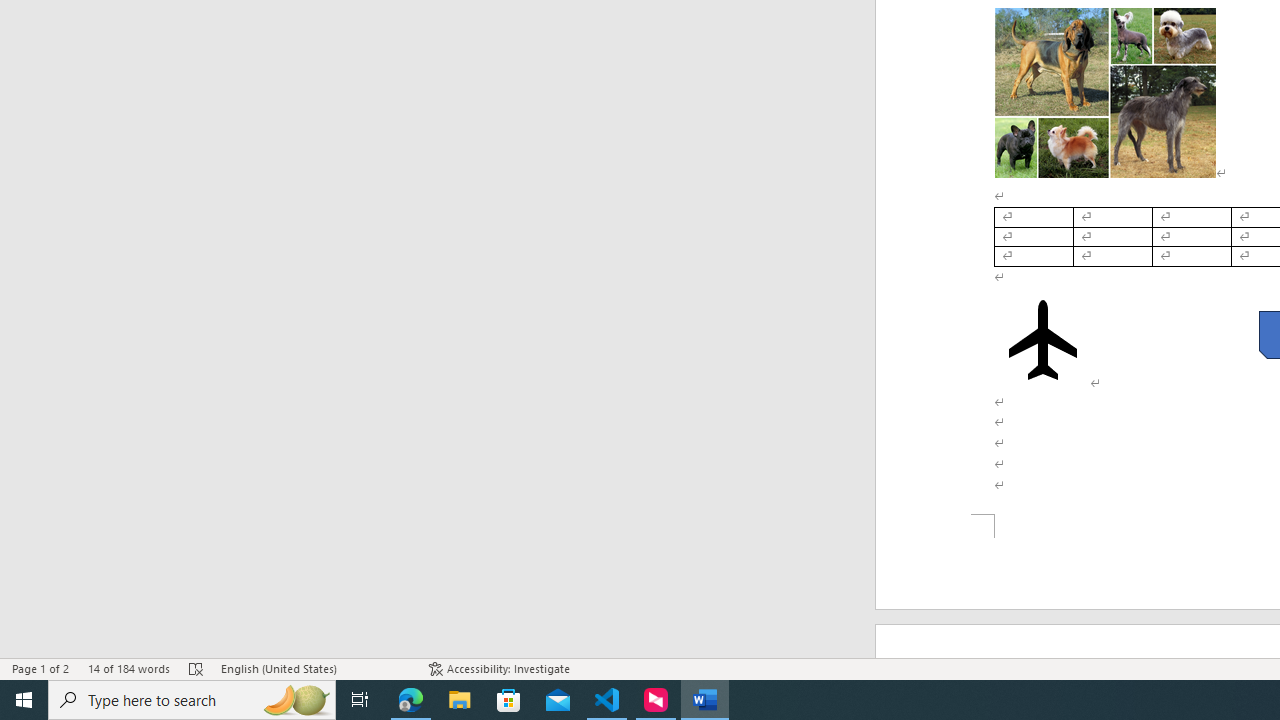 The height and width of the screenshot is (720, 1280). Describe the element at coordinates (196, 669) in the screenshot. I see `'Spelling and Grammar Check Errors'` at that location.